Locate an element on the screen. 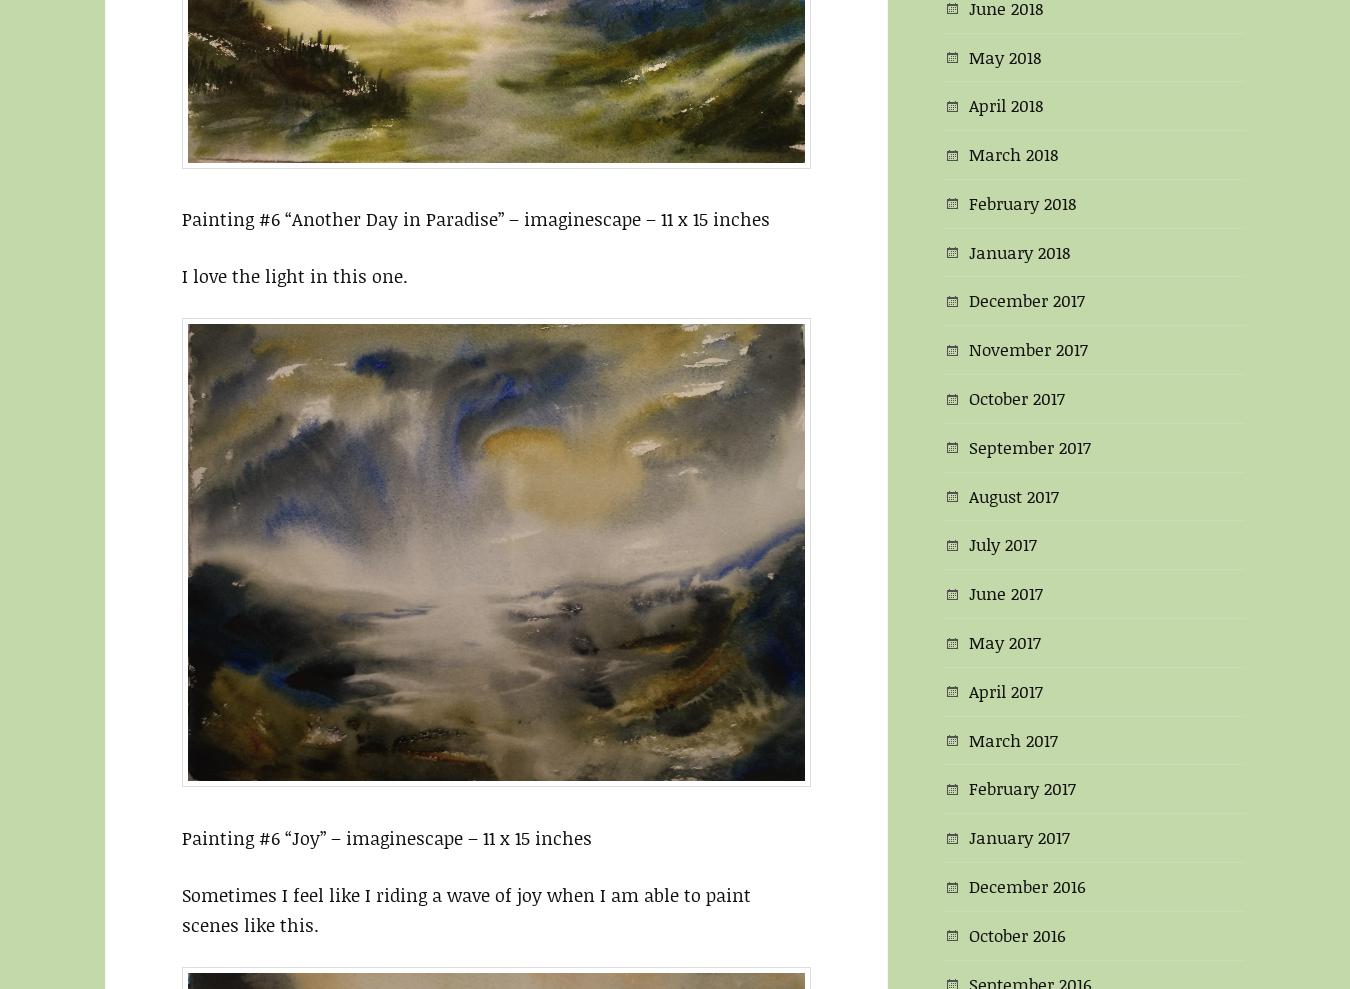 The height and width of the screenshot is (989, 1350). 'February 2018' is located at coordinates (1022, 201).